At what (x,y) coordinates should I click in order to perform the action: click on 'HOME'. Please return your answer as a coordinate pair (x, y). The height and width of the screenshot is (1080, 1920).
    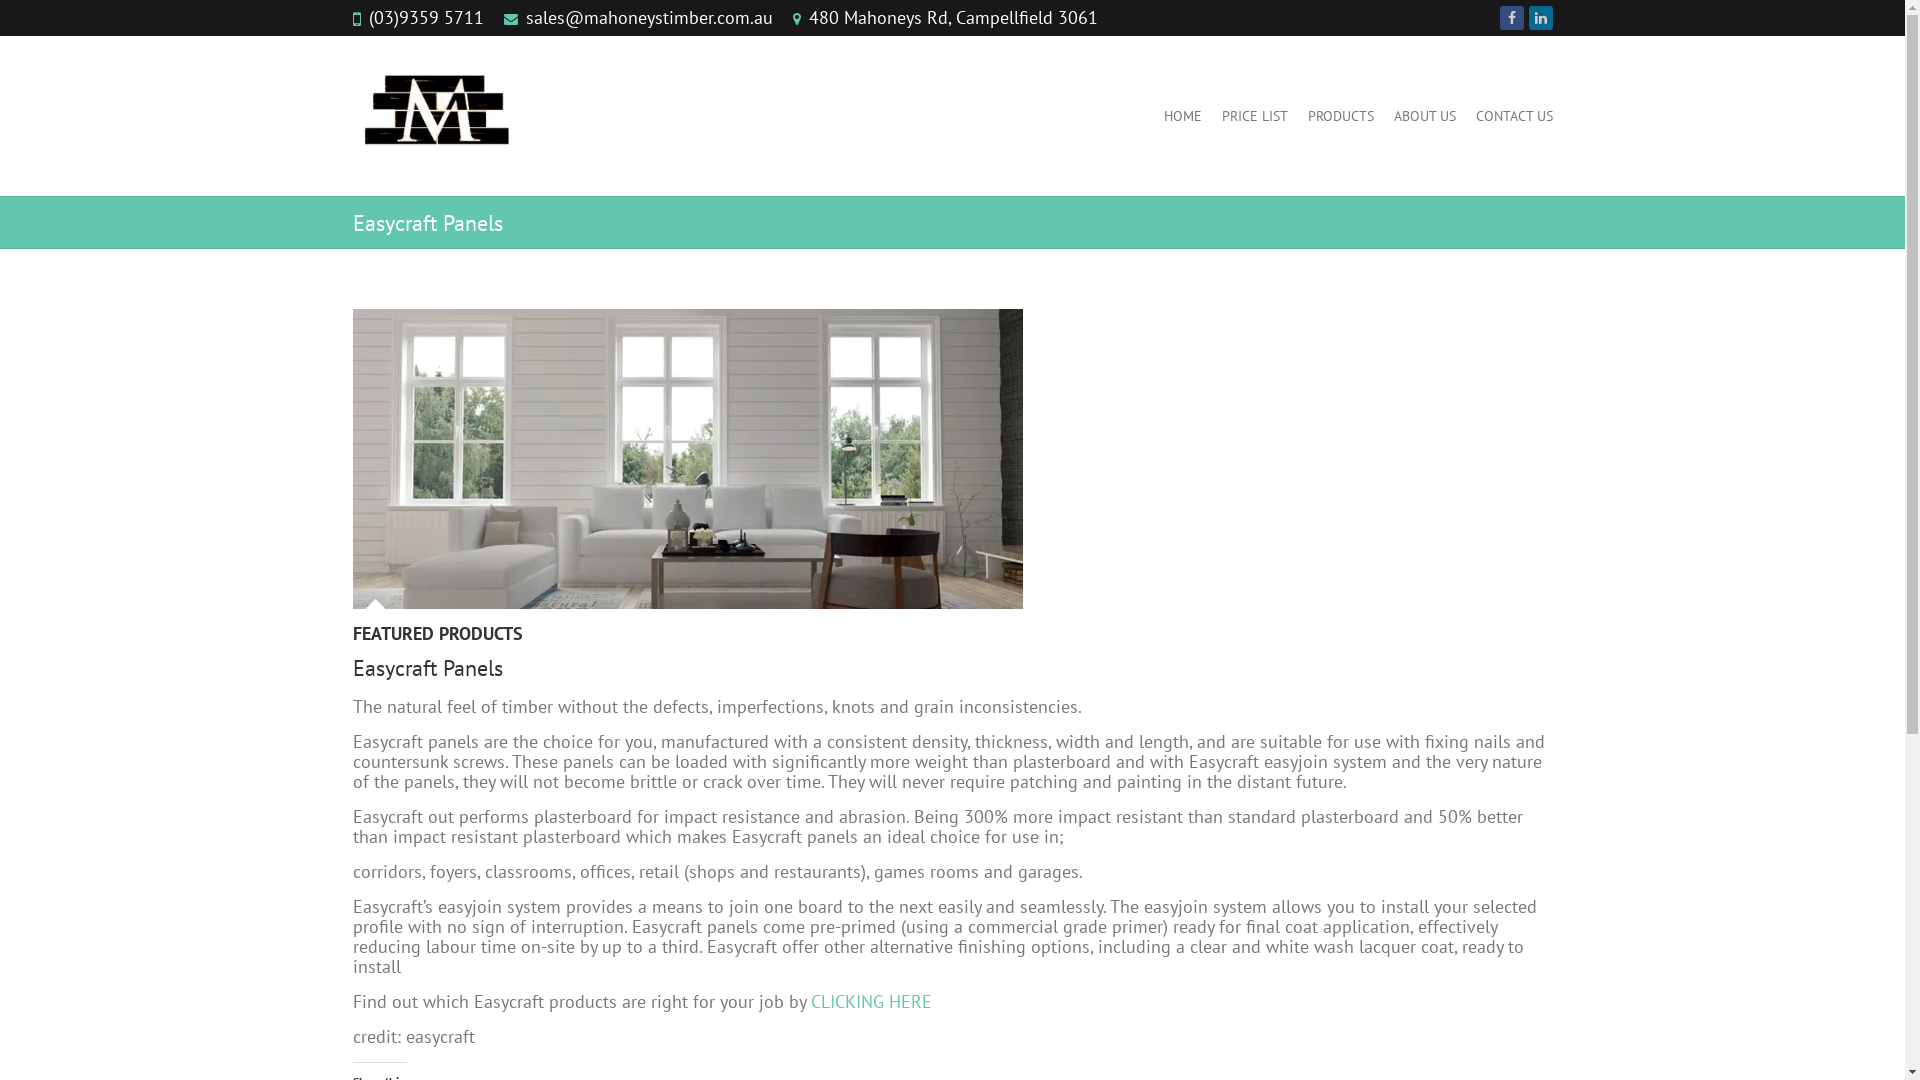
    Looking at the image, I should click on (1182, 115).